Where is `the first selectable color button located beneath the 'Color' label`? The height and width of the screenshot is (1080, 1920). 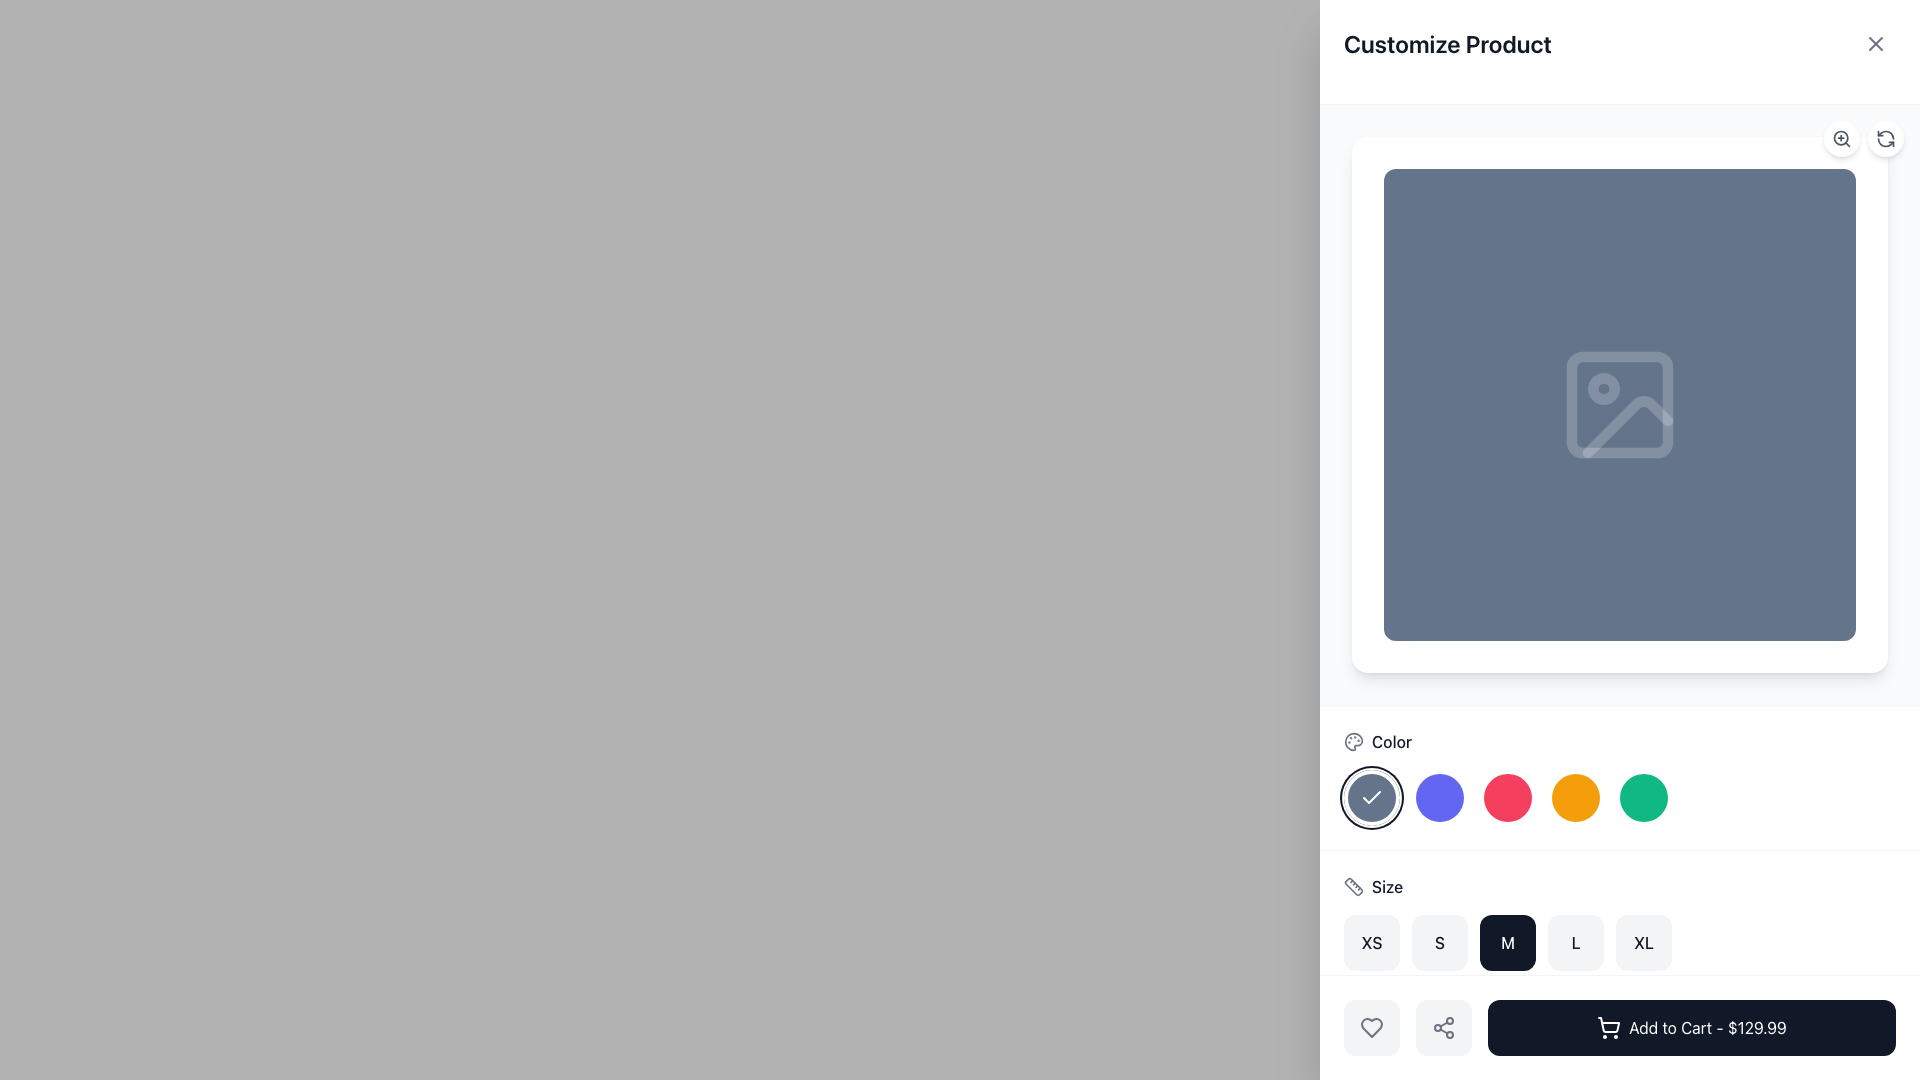
the first selectable color button located beneath the 'Color' label is located at coordinates (1371, 797).